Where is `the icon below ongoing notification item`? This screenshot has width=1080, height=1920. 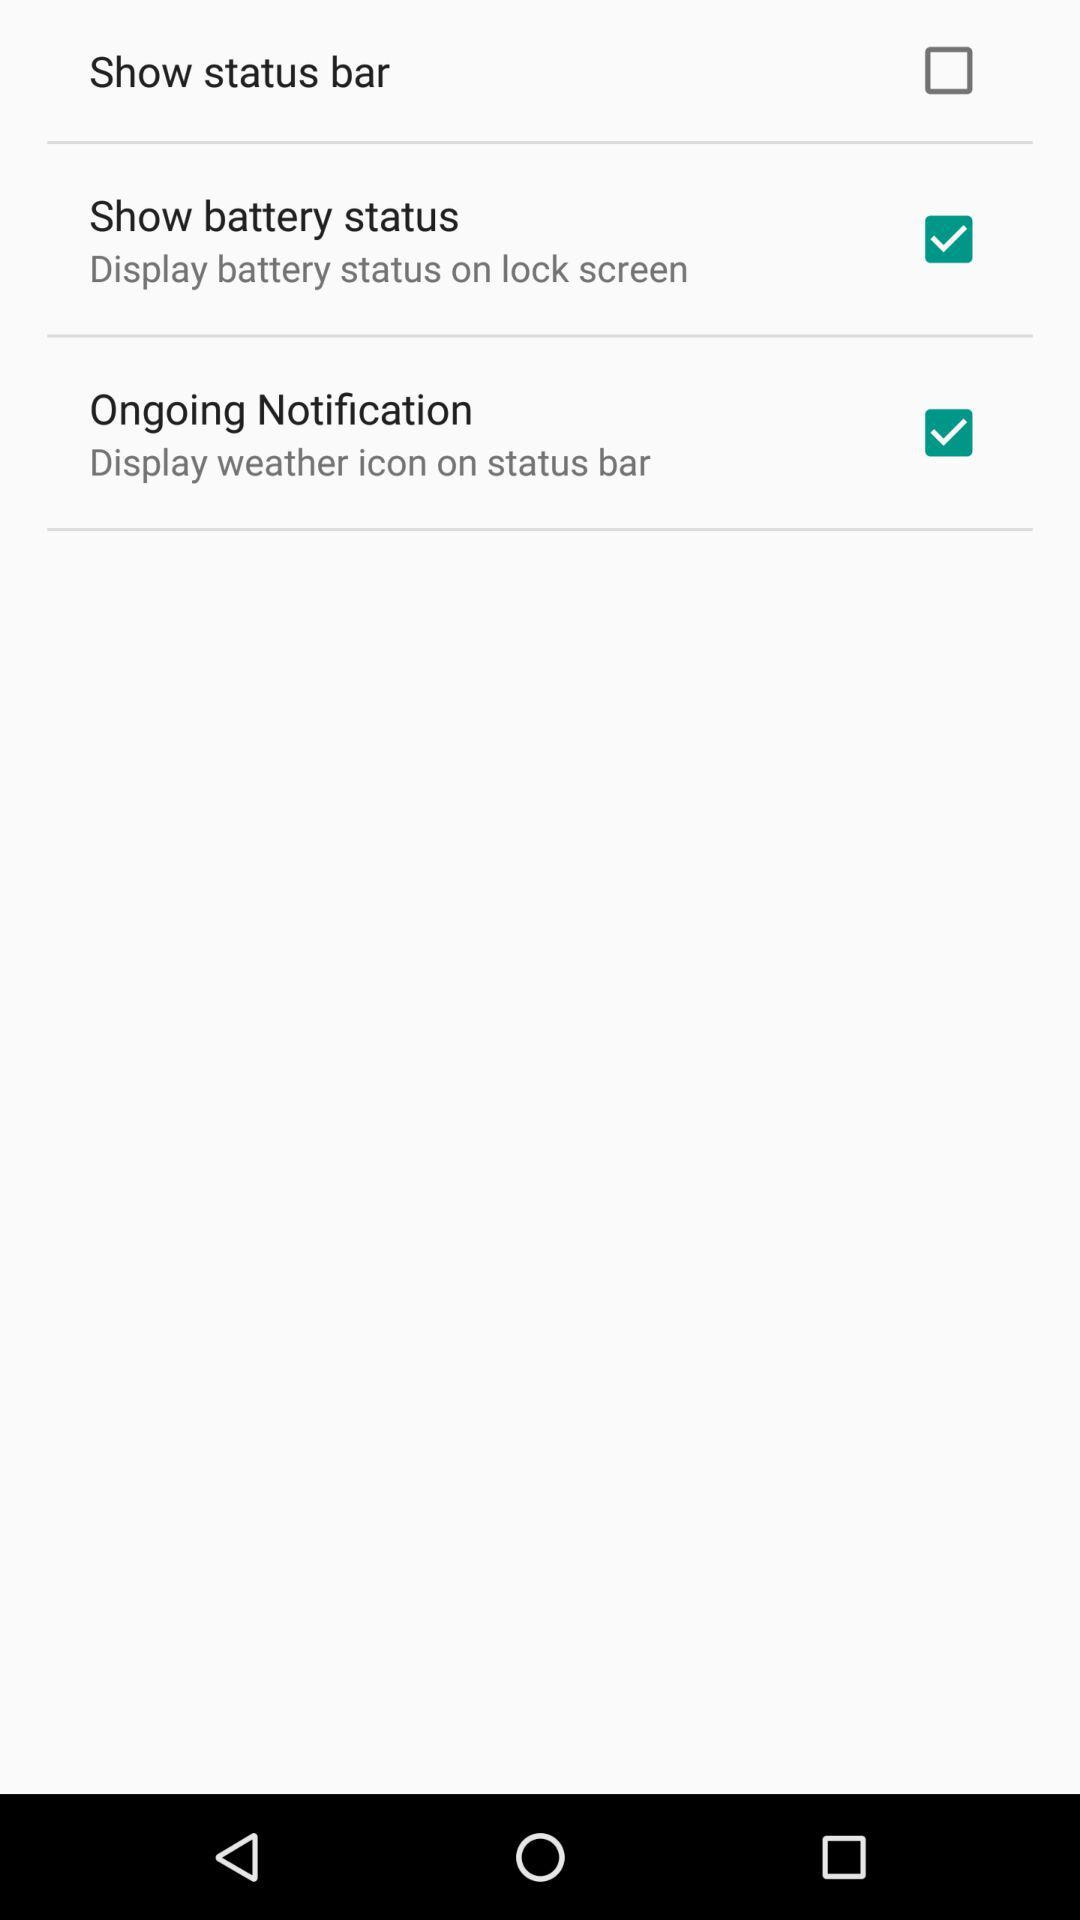
the icon below ongoing notification item is located at coordinates (370, 460).